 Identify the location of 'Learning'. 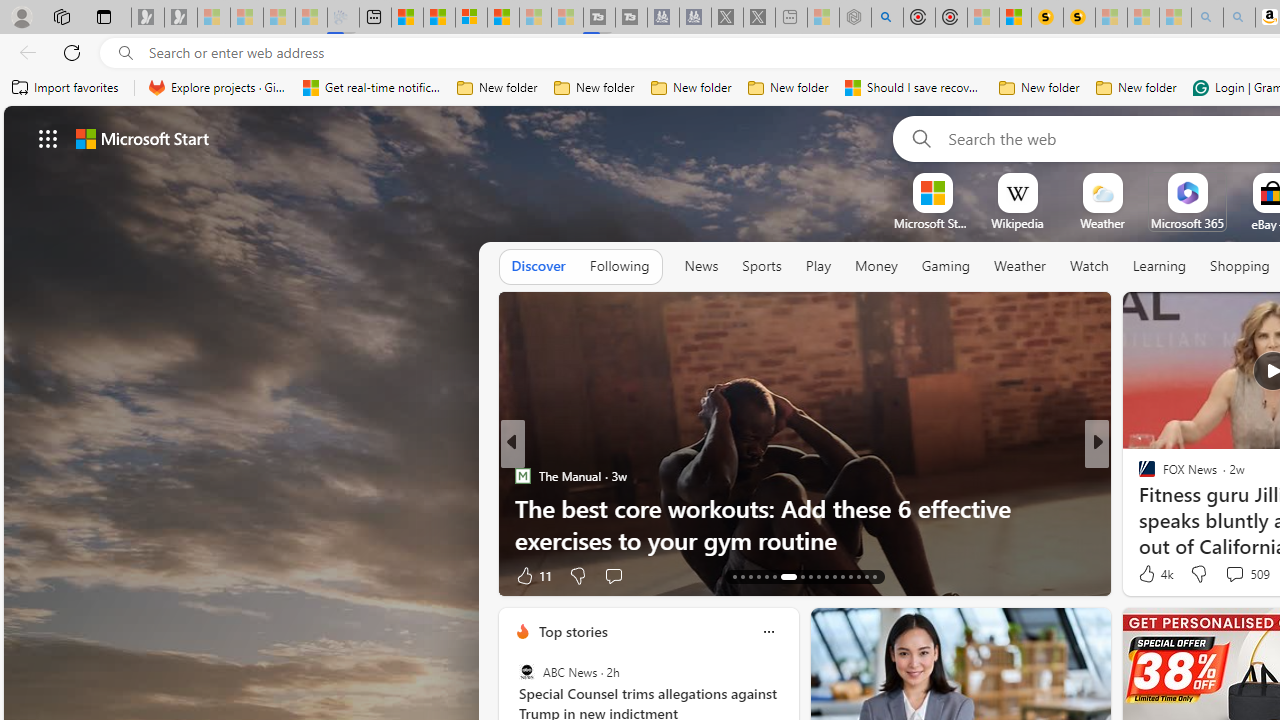
(1159, 265).